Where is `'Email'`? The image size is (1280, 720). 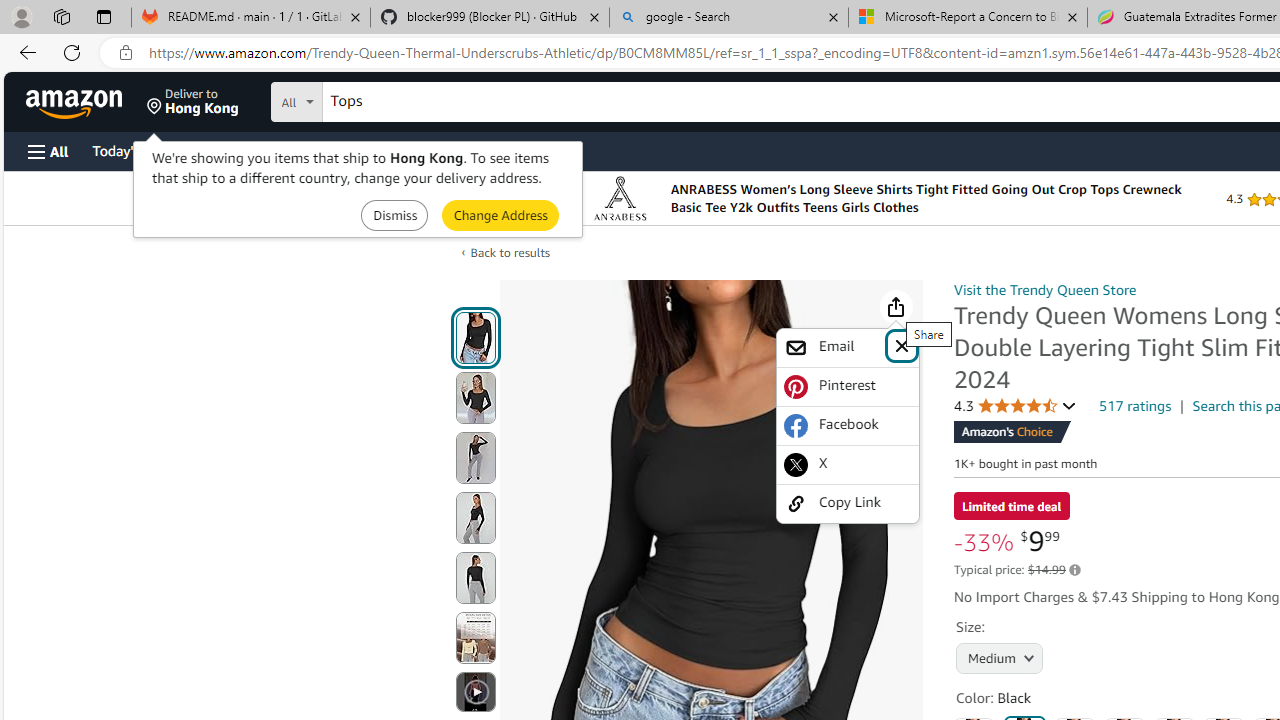
'Email' is located at coordinates (848, 347).